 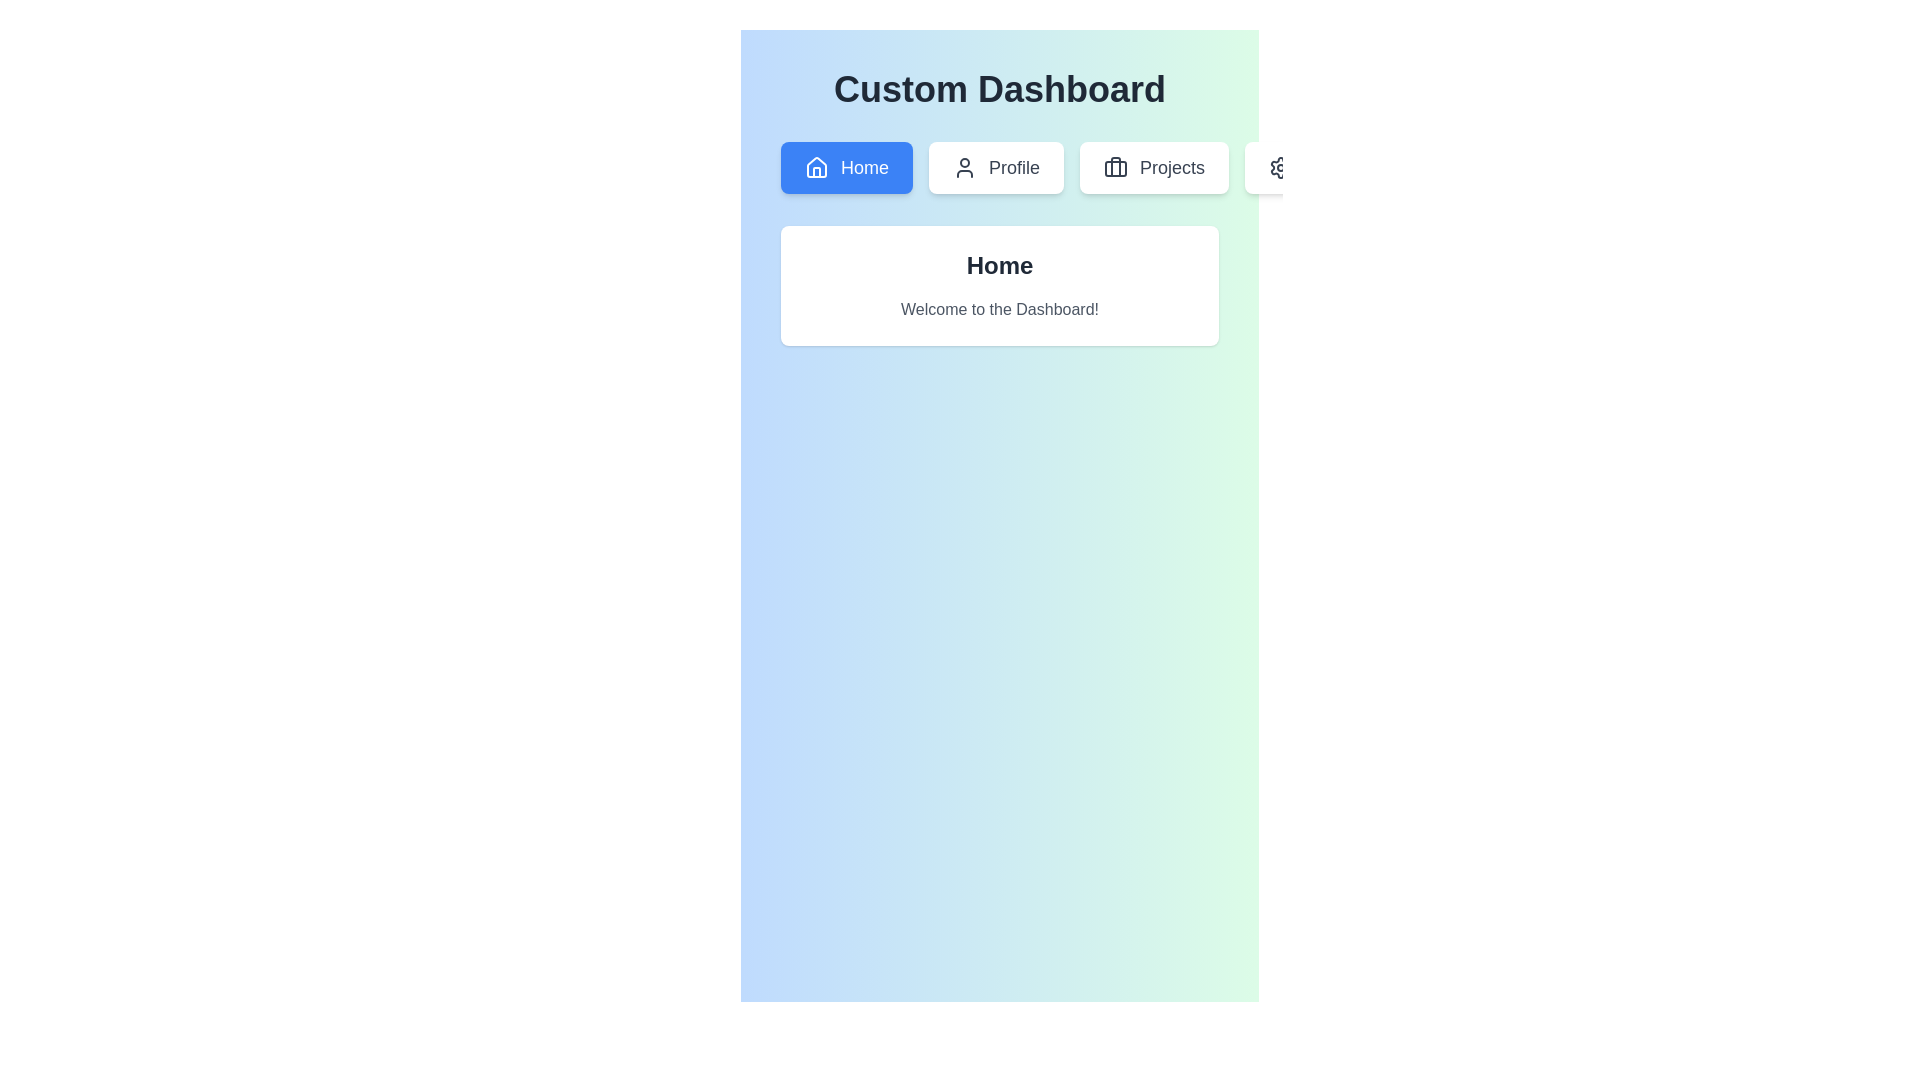 What do you see at coordinates (996, 167) in the screenshot?
I see `the 'Profile' button, which has a white background, gray text, and is located between the 'Home' and 'Projects' buttons` at bounding box center [996, 167].